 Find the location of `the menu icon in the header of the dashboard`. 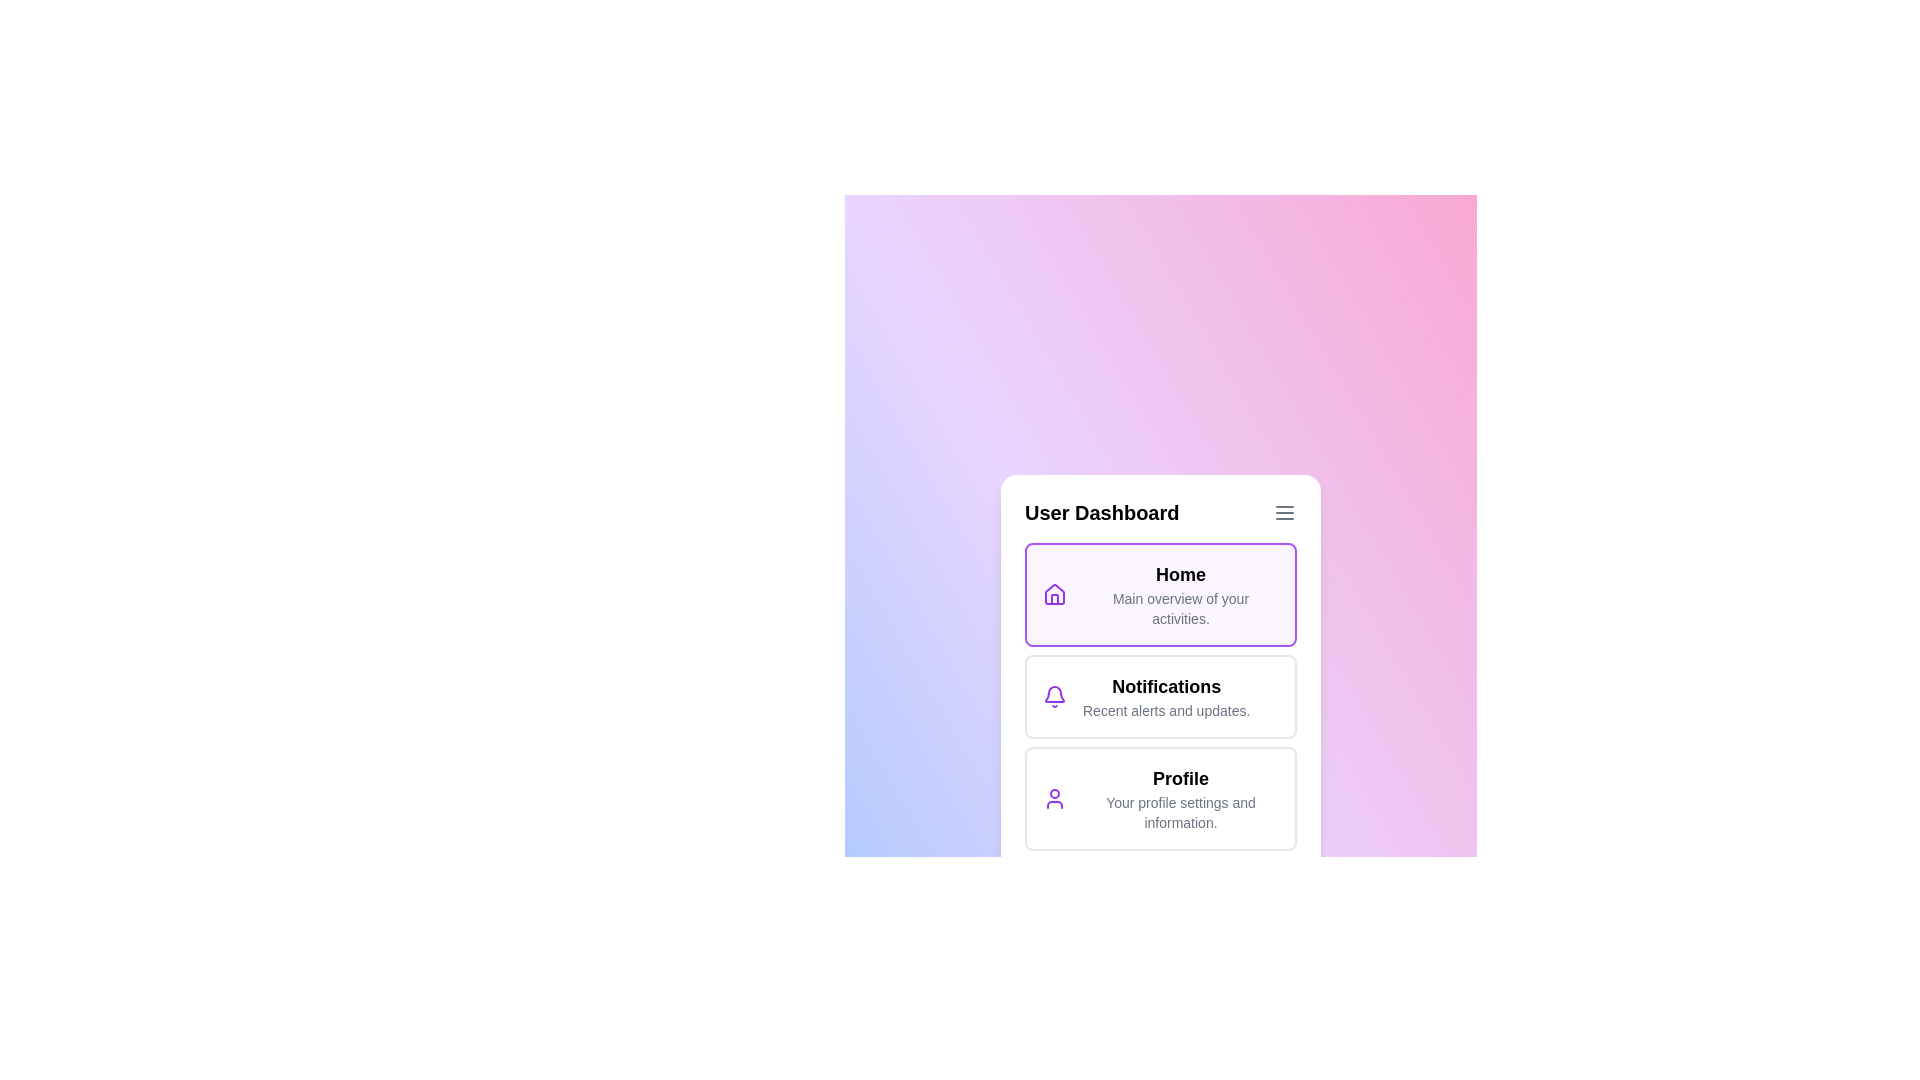

the menu icon in the header of the dashboard is located at coordinates (1285, 512).